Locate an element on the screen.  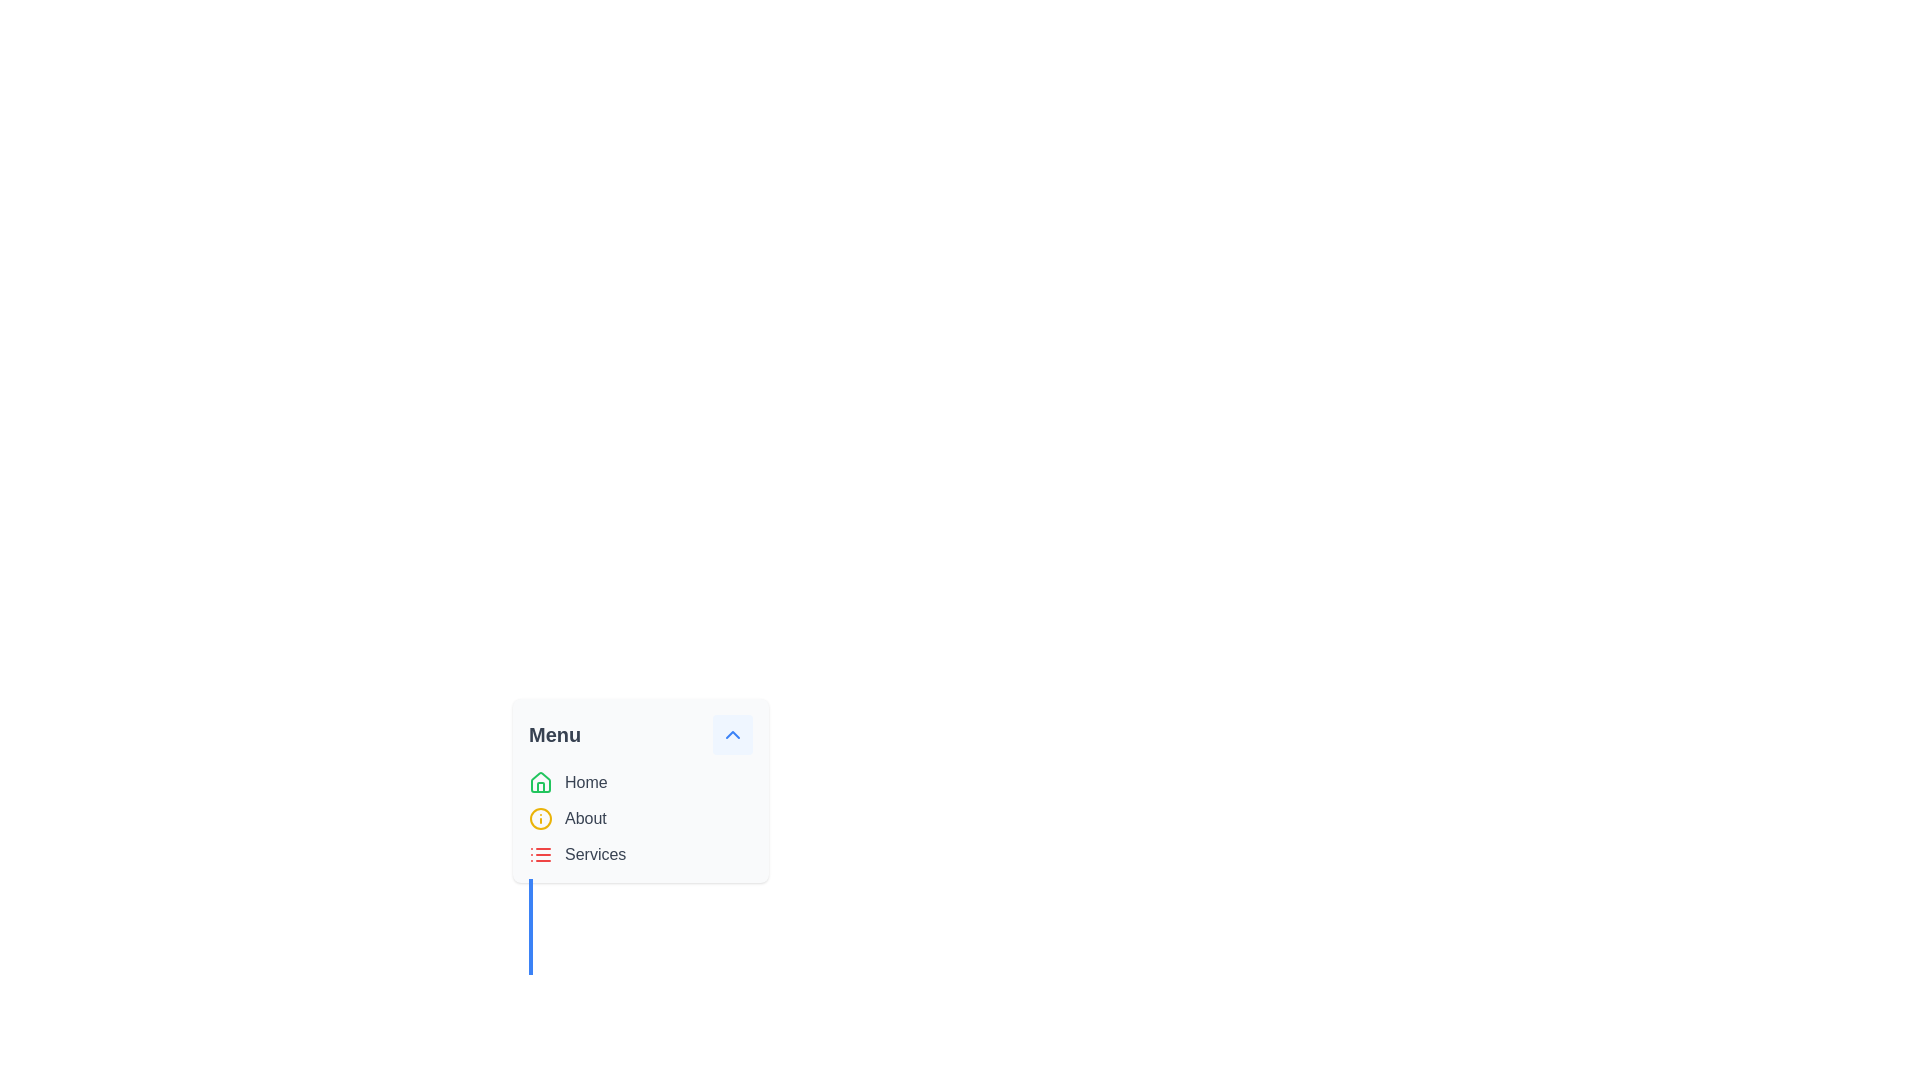
the circular icon with a yellow outline in the 'Info' symbol located in the menu section titled 'Menu' is located at coordinates (541, 818).